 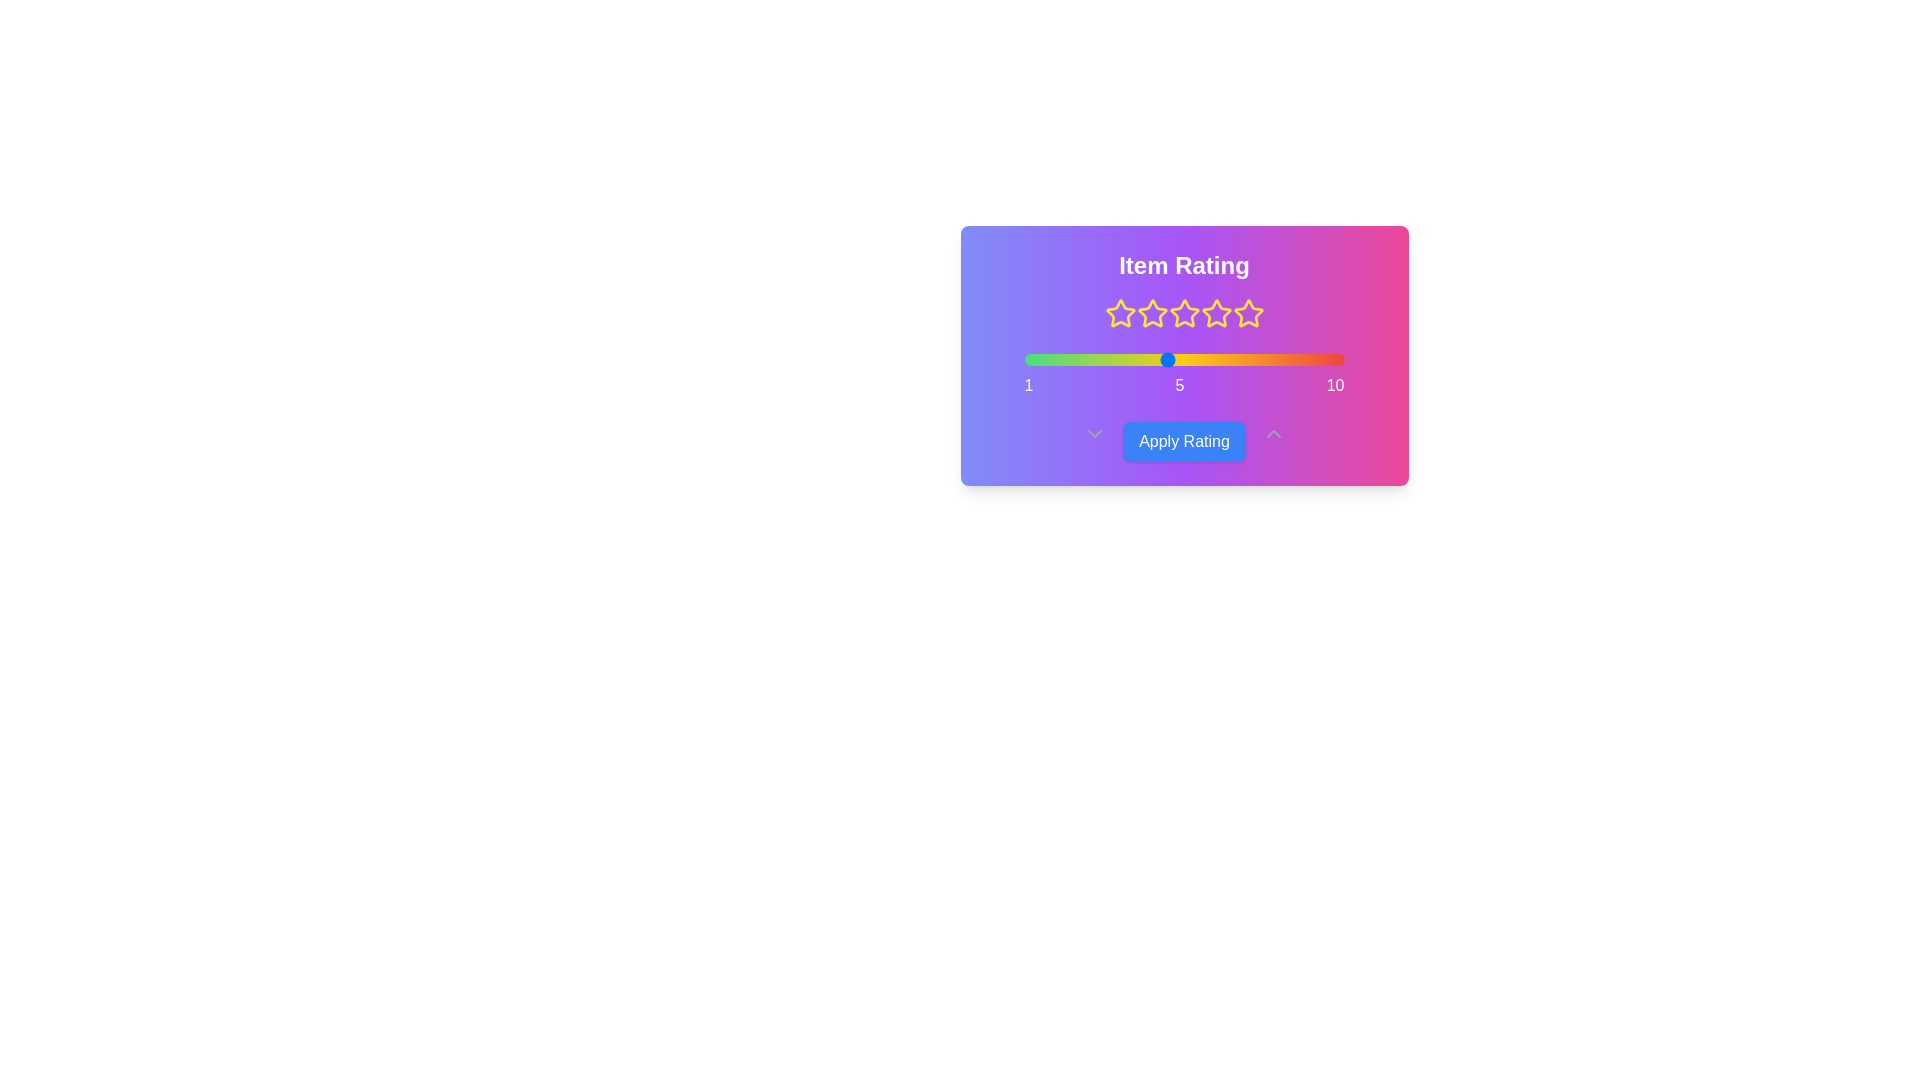 What do you see at coordinates (1024, 358) in the screenshot?
I see `the slider to set the rating to 1` at bounding box center [1024, 358].